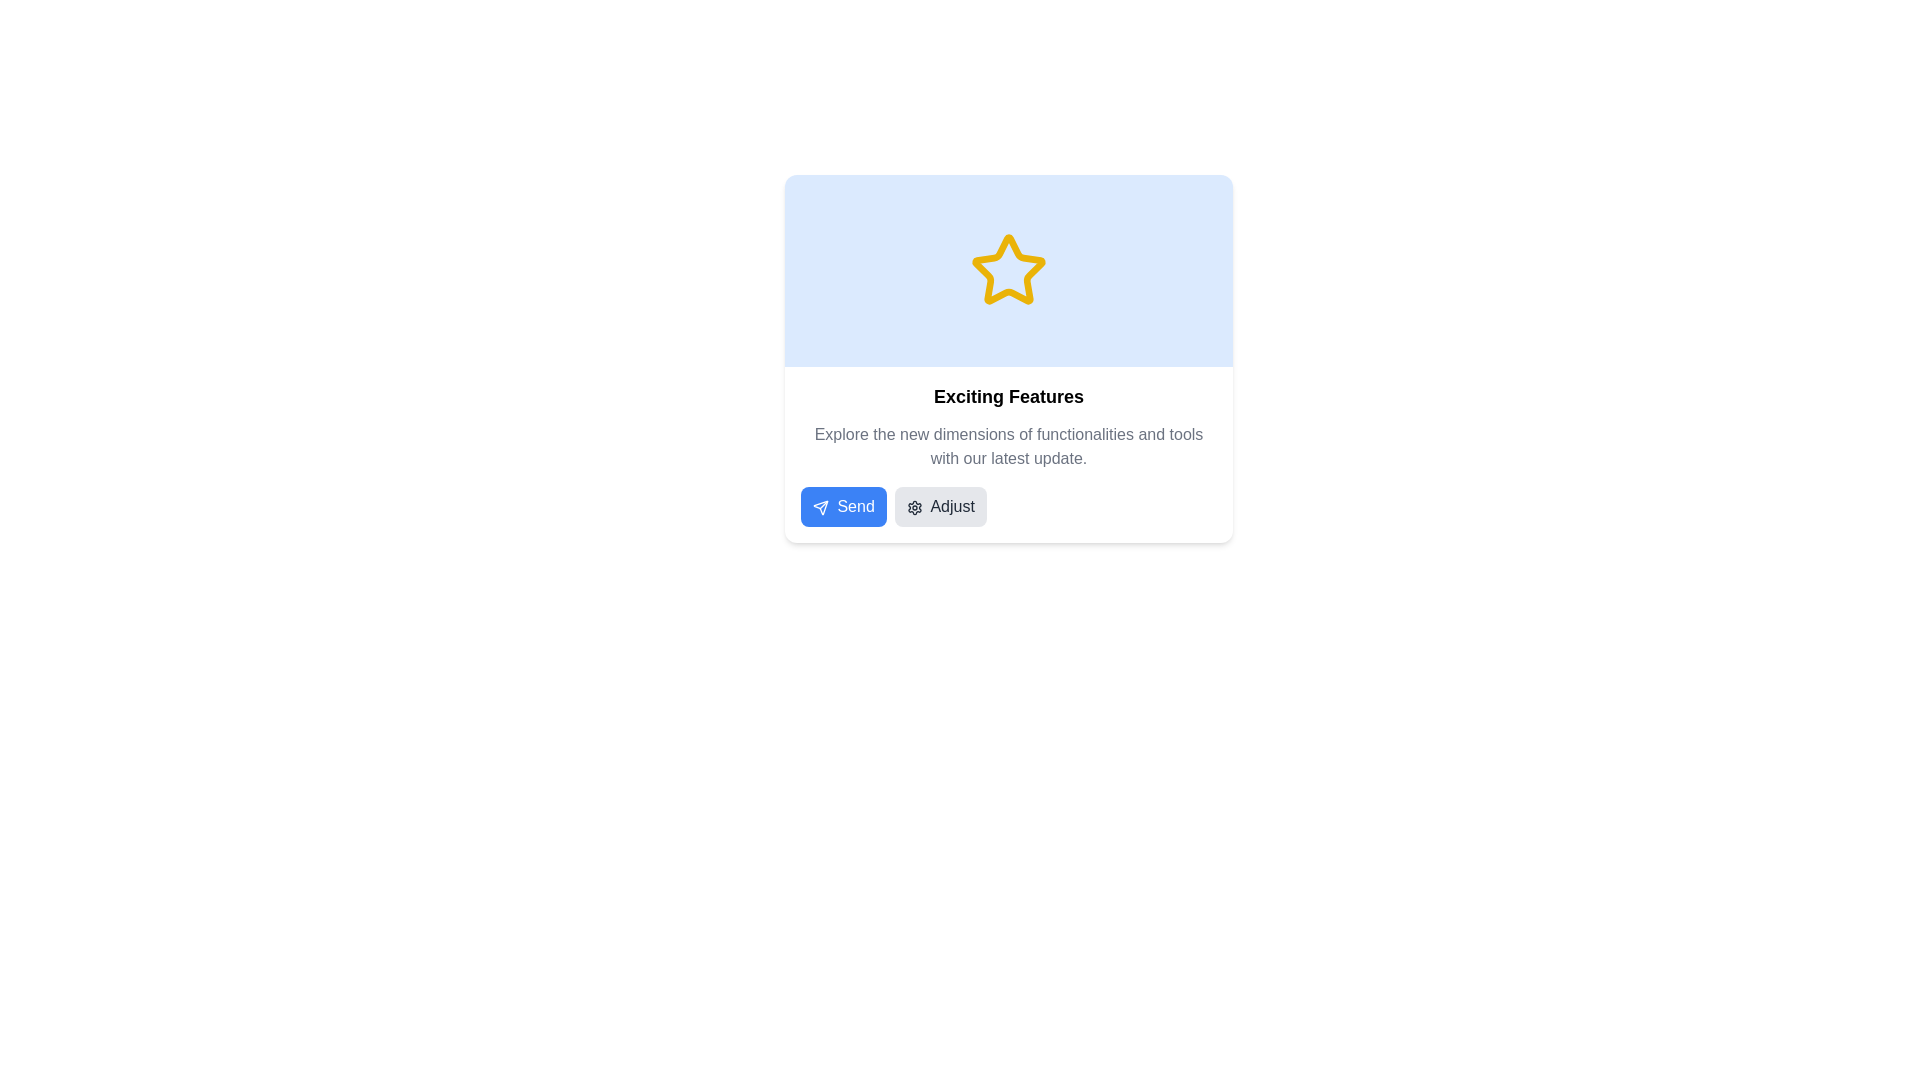  What do you see at coordinates (913, 506) in the screenshot?
I see `the gear icon button located to the left of the text 'Adjust' in the gray button at the center bottom of the 'Exciting Features' card` at bounding box center [913, 506].